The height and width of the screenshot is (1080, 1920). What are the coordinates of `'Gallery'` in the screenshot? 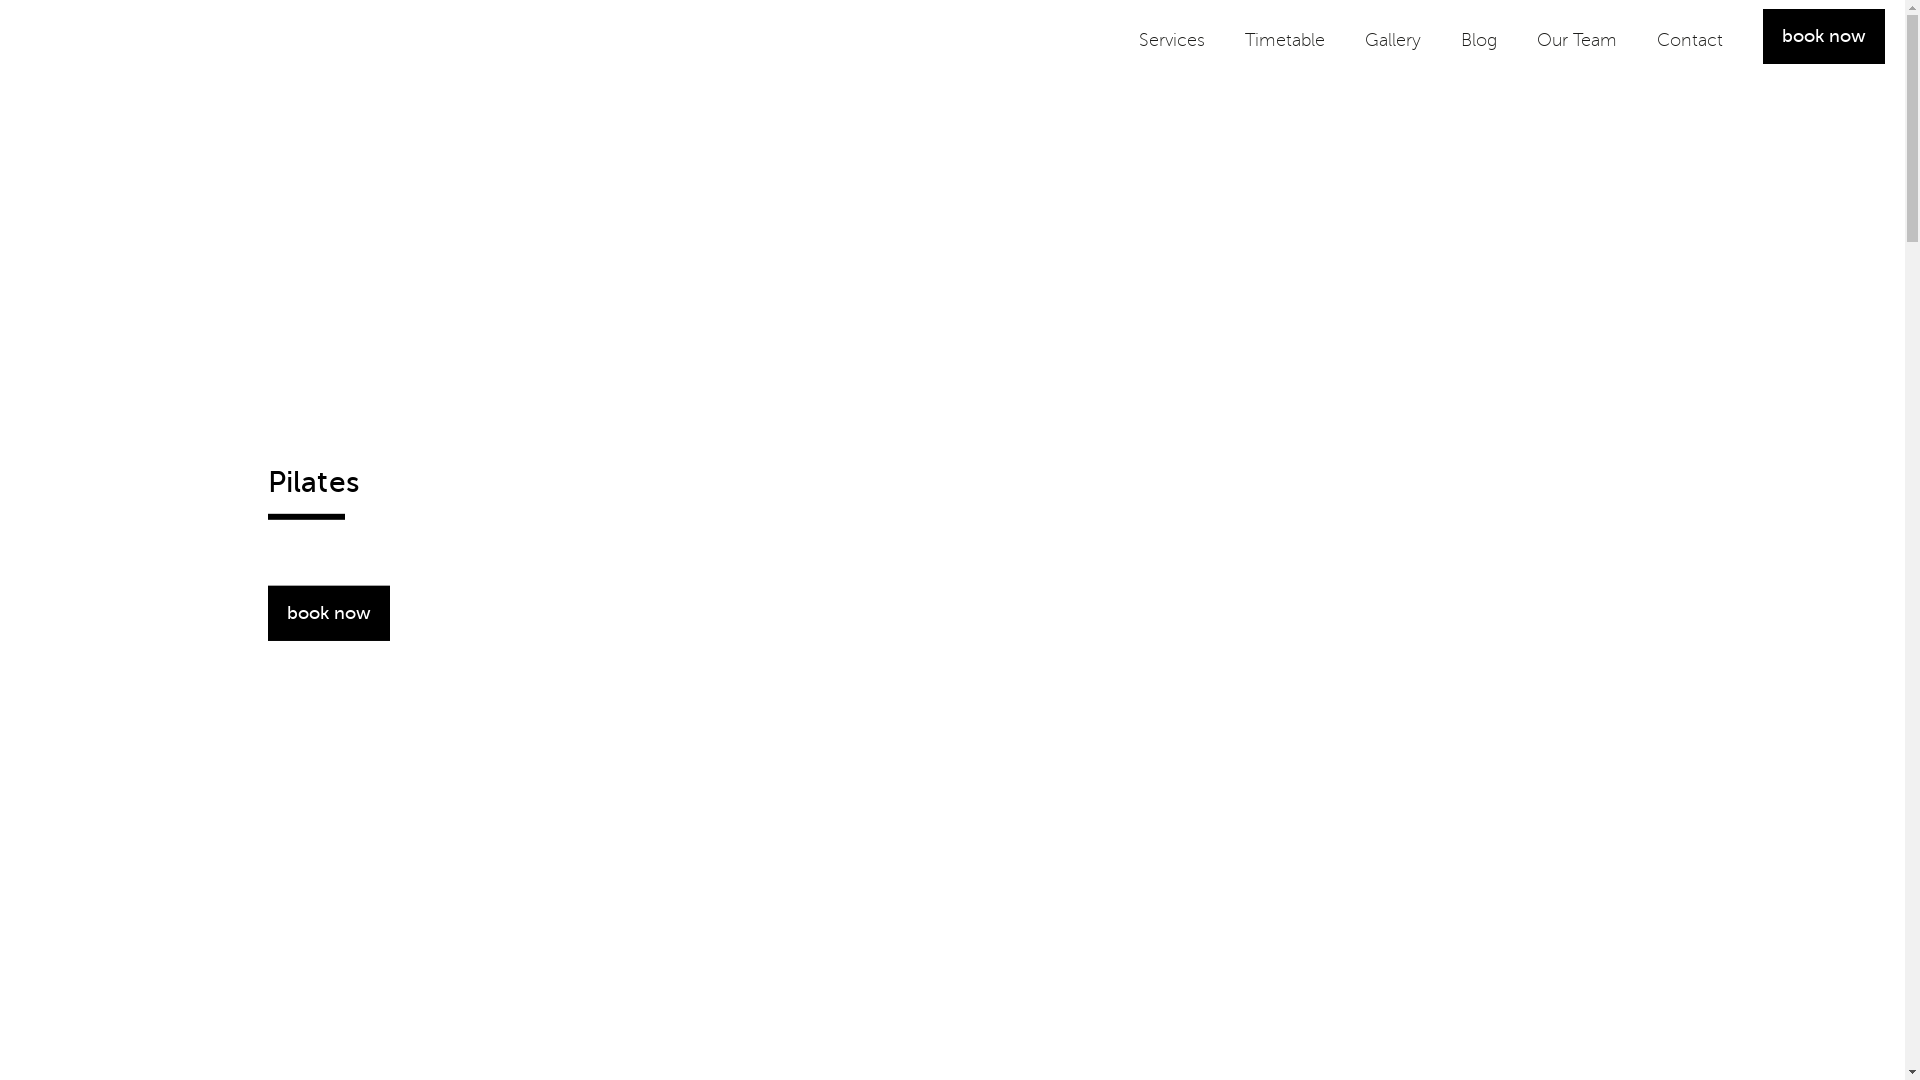 It's located at (1391, 43).